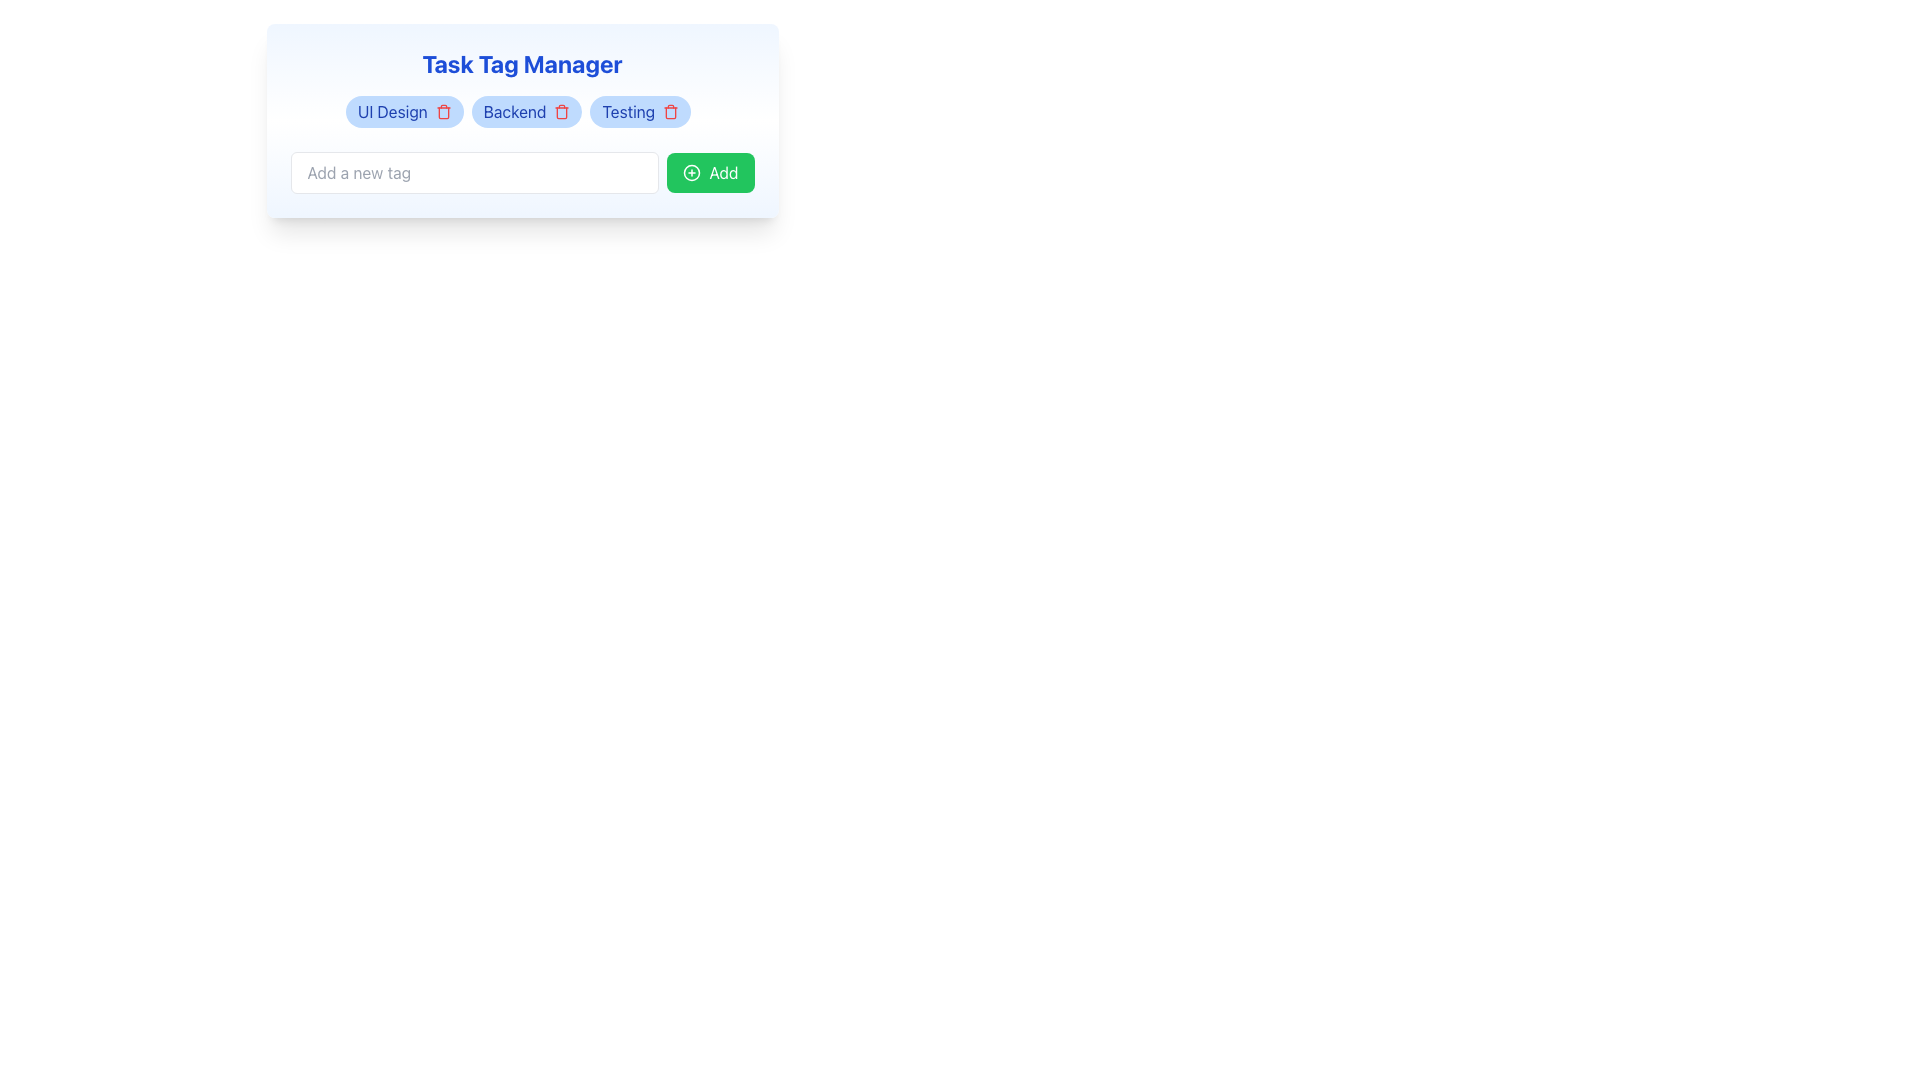 This screenshot has height=1080, width=1920. What do you see at coordinates (442, 111) in the screenshot?
I see `the red trash can button located immediately to the right of the text 'UI Design'` at bounding box center [442, 111].